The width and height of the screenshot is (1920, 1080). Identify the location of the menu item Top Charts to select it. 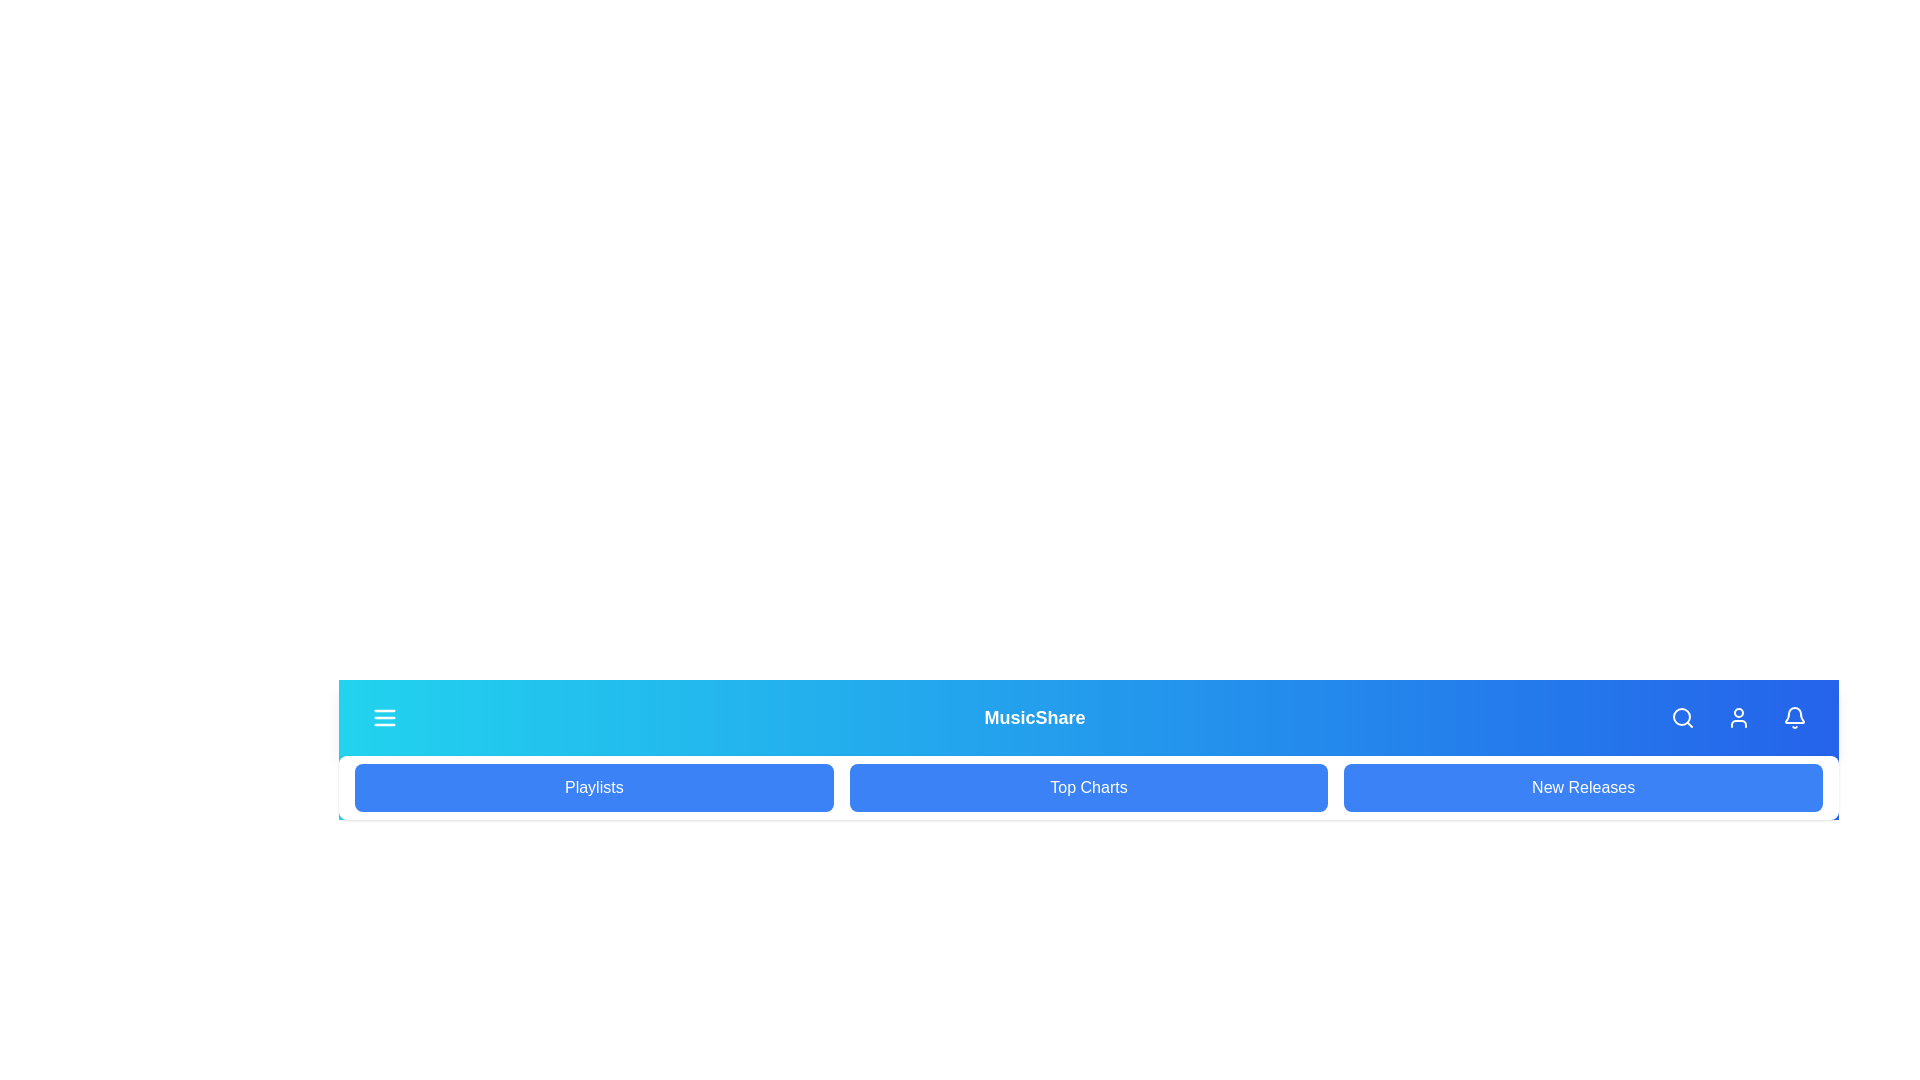
(1087, 786).